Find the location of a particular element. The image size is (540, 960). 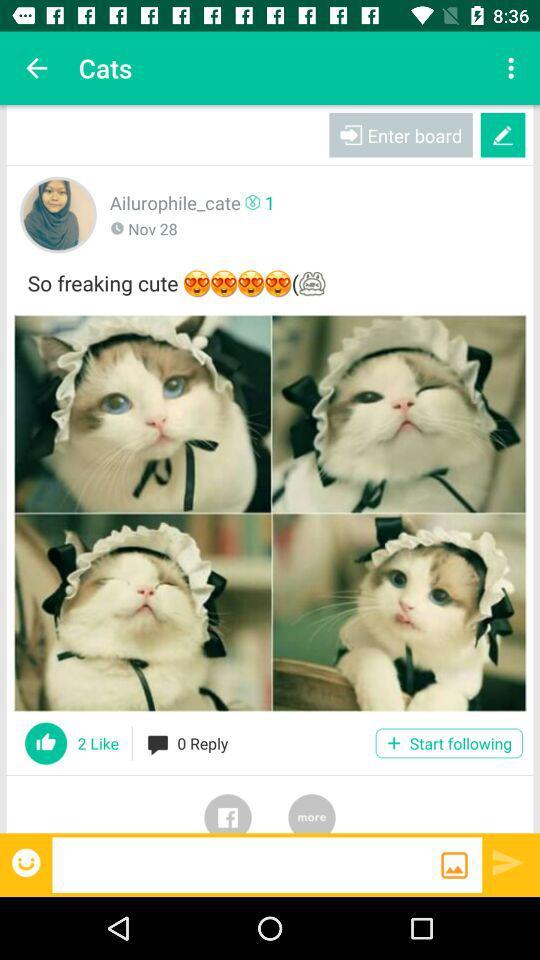

expand social media sharing icons is located at coordinates (312, 804).